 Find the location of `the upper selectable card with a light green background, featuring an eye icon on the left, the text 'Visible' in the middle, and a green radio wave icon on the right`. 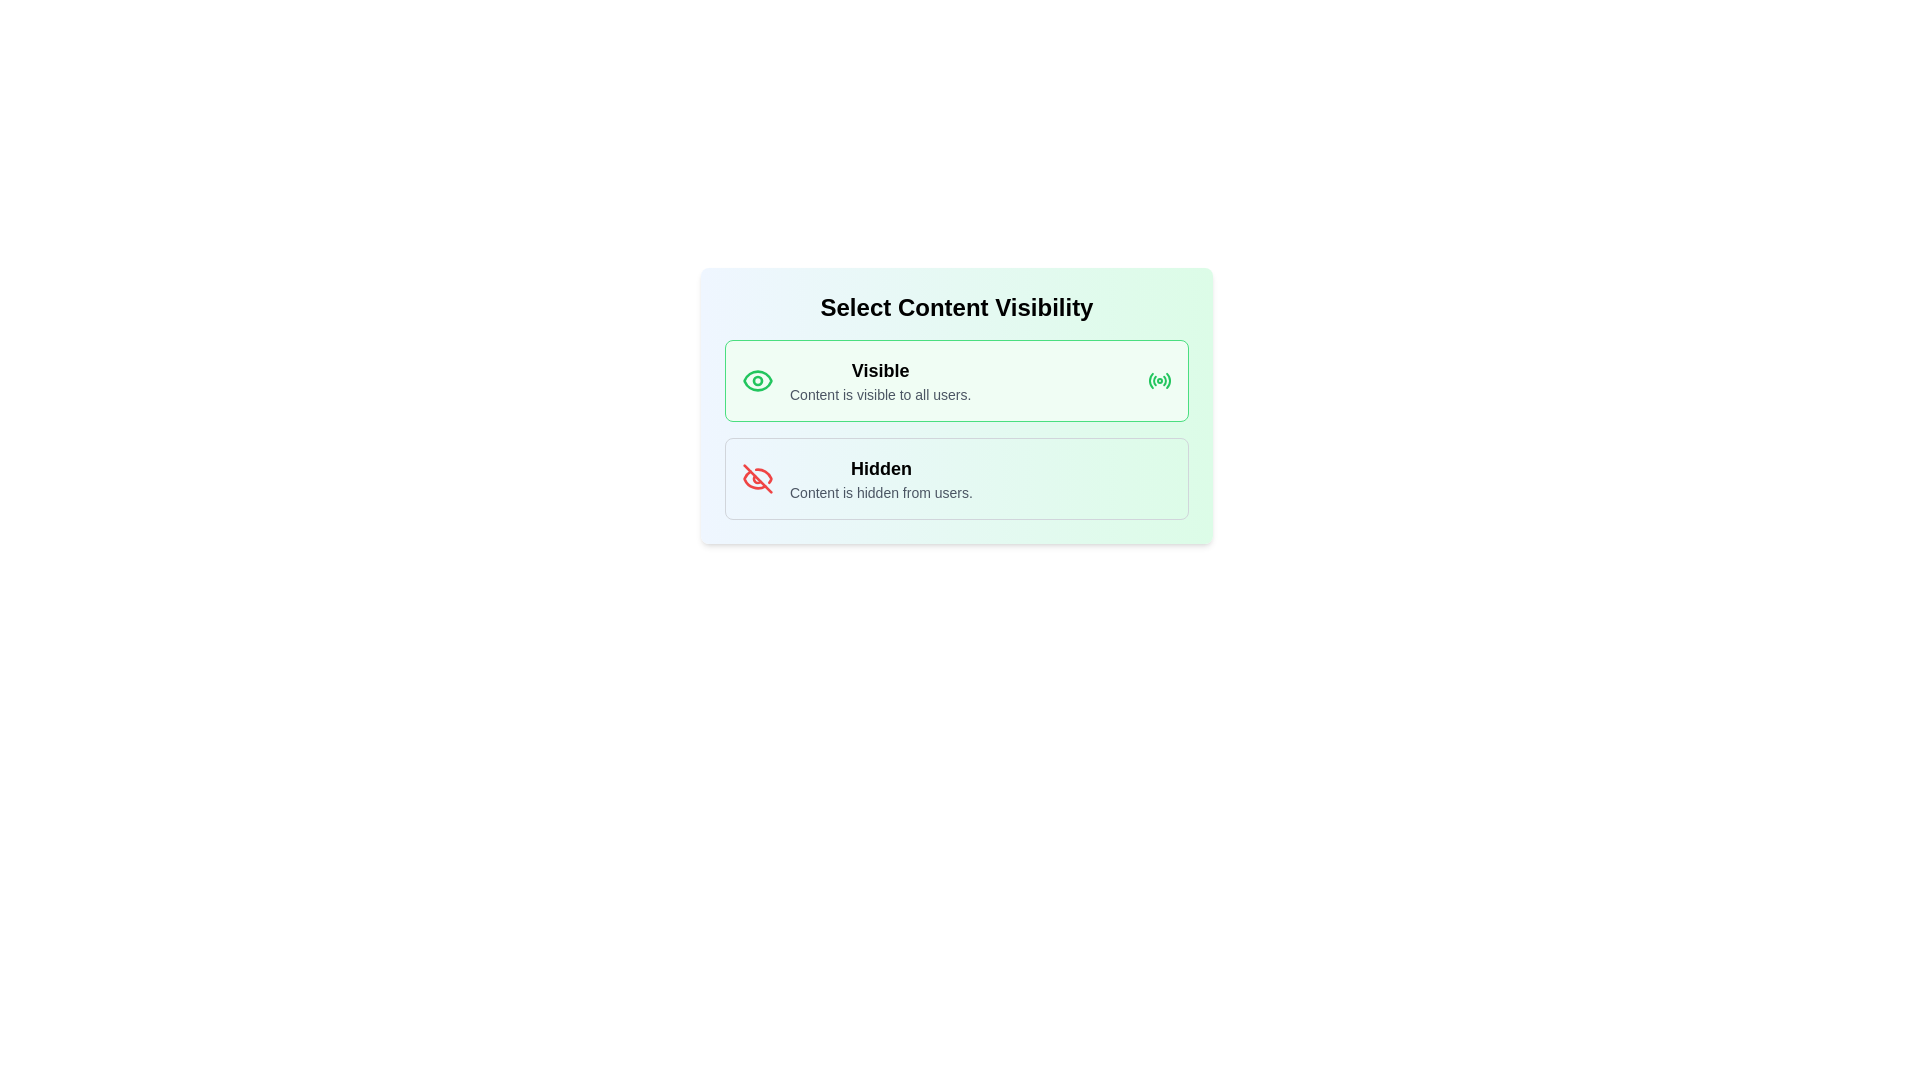

the upper selectable card with a light green background, featuring an eye icon on the left, the text 'Visible' in the middle, and a green radio wave icon on the right is located at coordinates (955, 381).